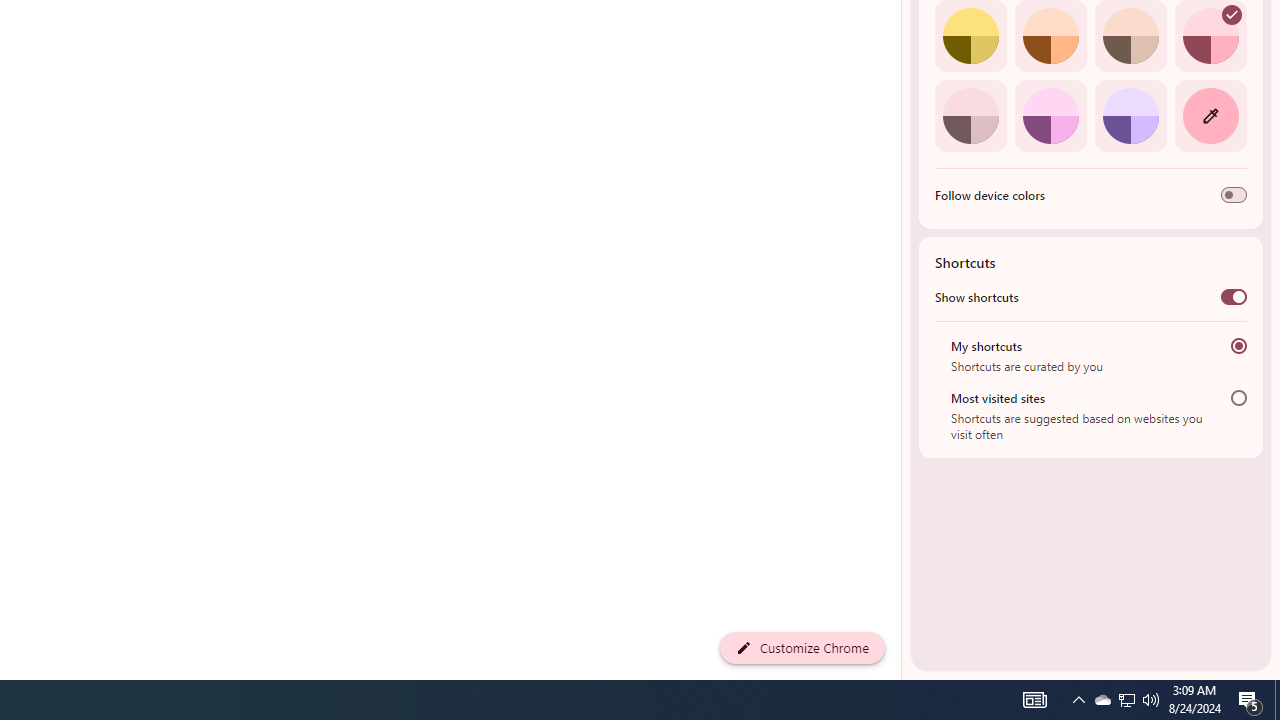 Image resolution: width=1280 pixels, height=720 pixels. What do you see at coordinates (970, 36) in the screenshot?
I see `'Citron'` at bounding box center [970, 36].